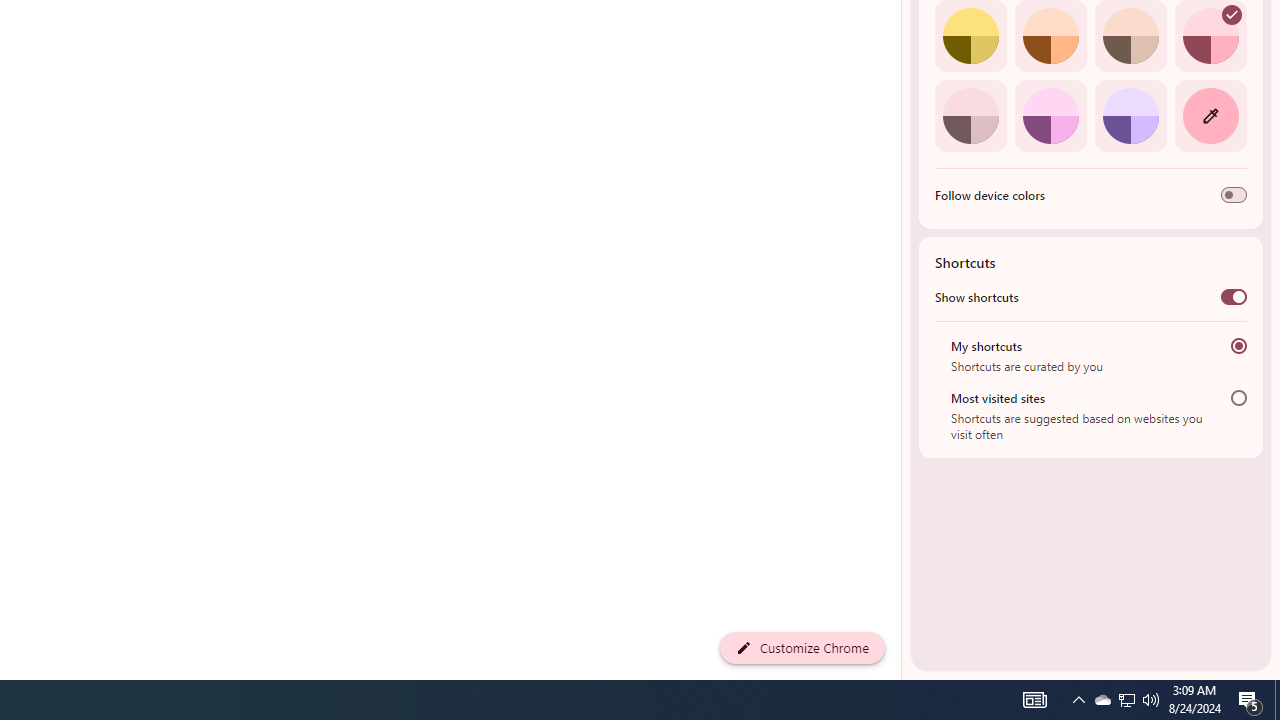 Image resolution: width=1280 pixels, height=720 pixels. What do you see at coordinates (970, 36) in the screenshot?
I see `'Citron'` at bounding box center [970, 36].